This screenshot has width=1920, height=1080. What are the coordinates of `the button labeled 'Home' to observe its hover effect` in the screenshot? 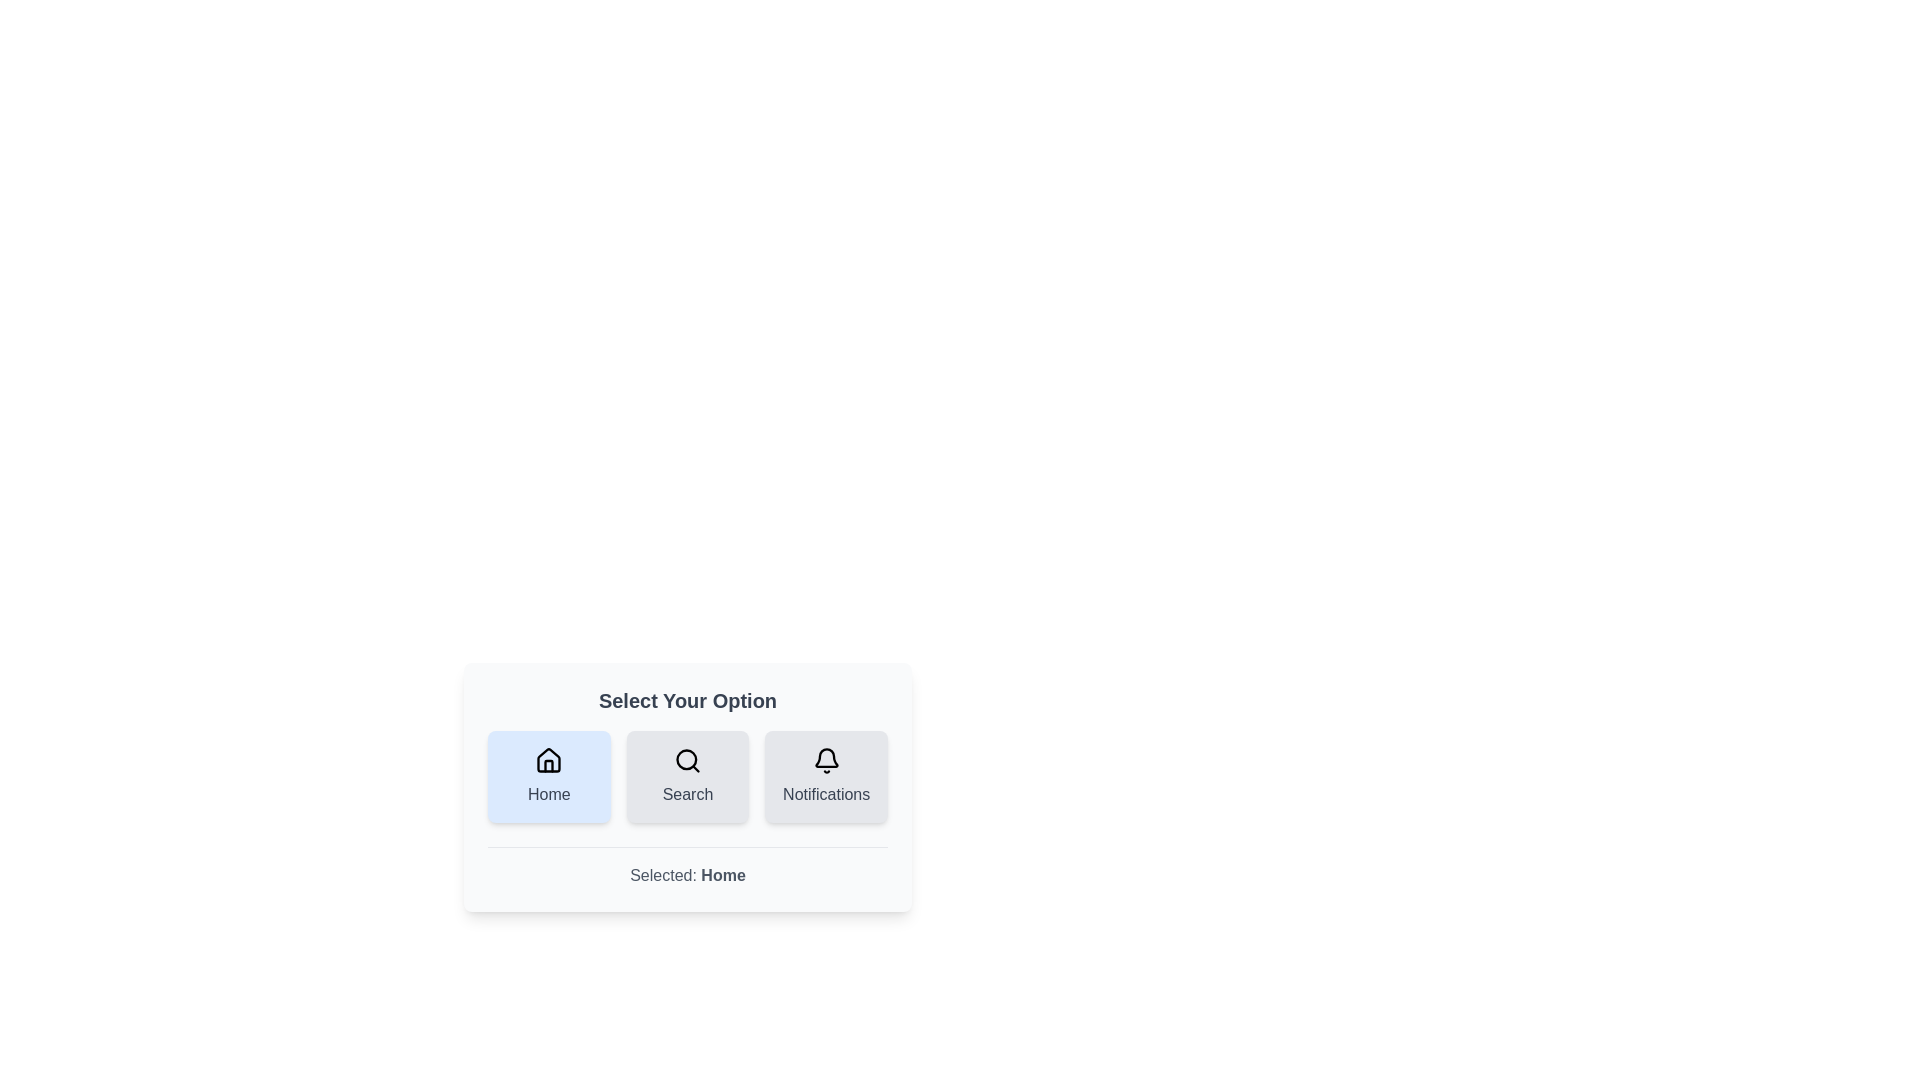 It's located at (548, 775).